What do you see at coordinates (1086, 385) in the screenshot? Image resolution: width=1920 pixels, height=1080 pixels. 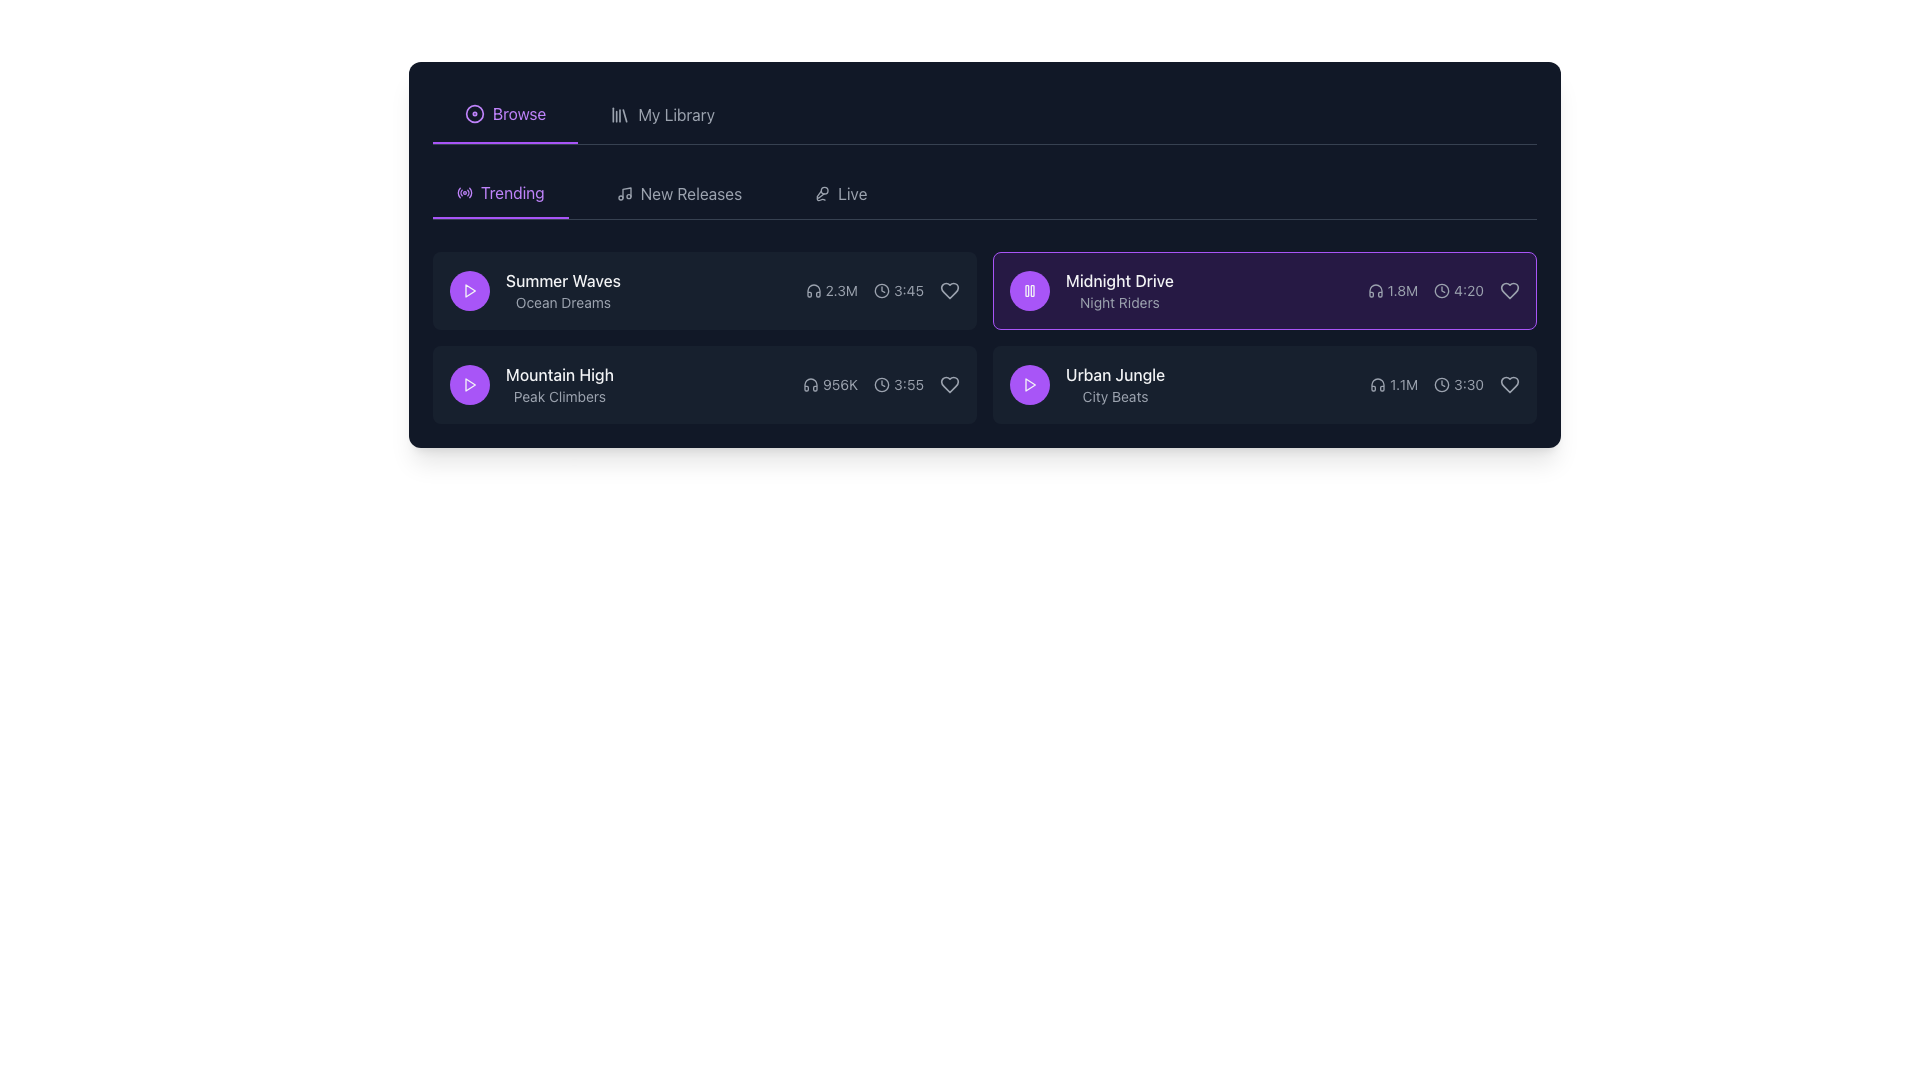 I see `the 'Urban Jungle' text label` at bounding box center [1086, 385].